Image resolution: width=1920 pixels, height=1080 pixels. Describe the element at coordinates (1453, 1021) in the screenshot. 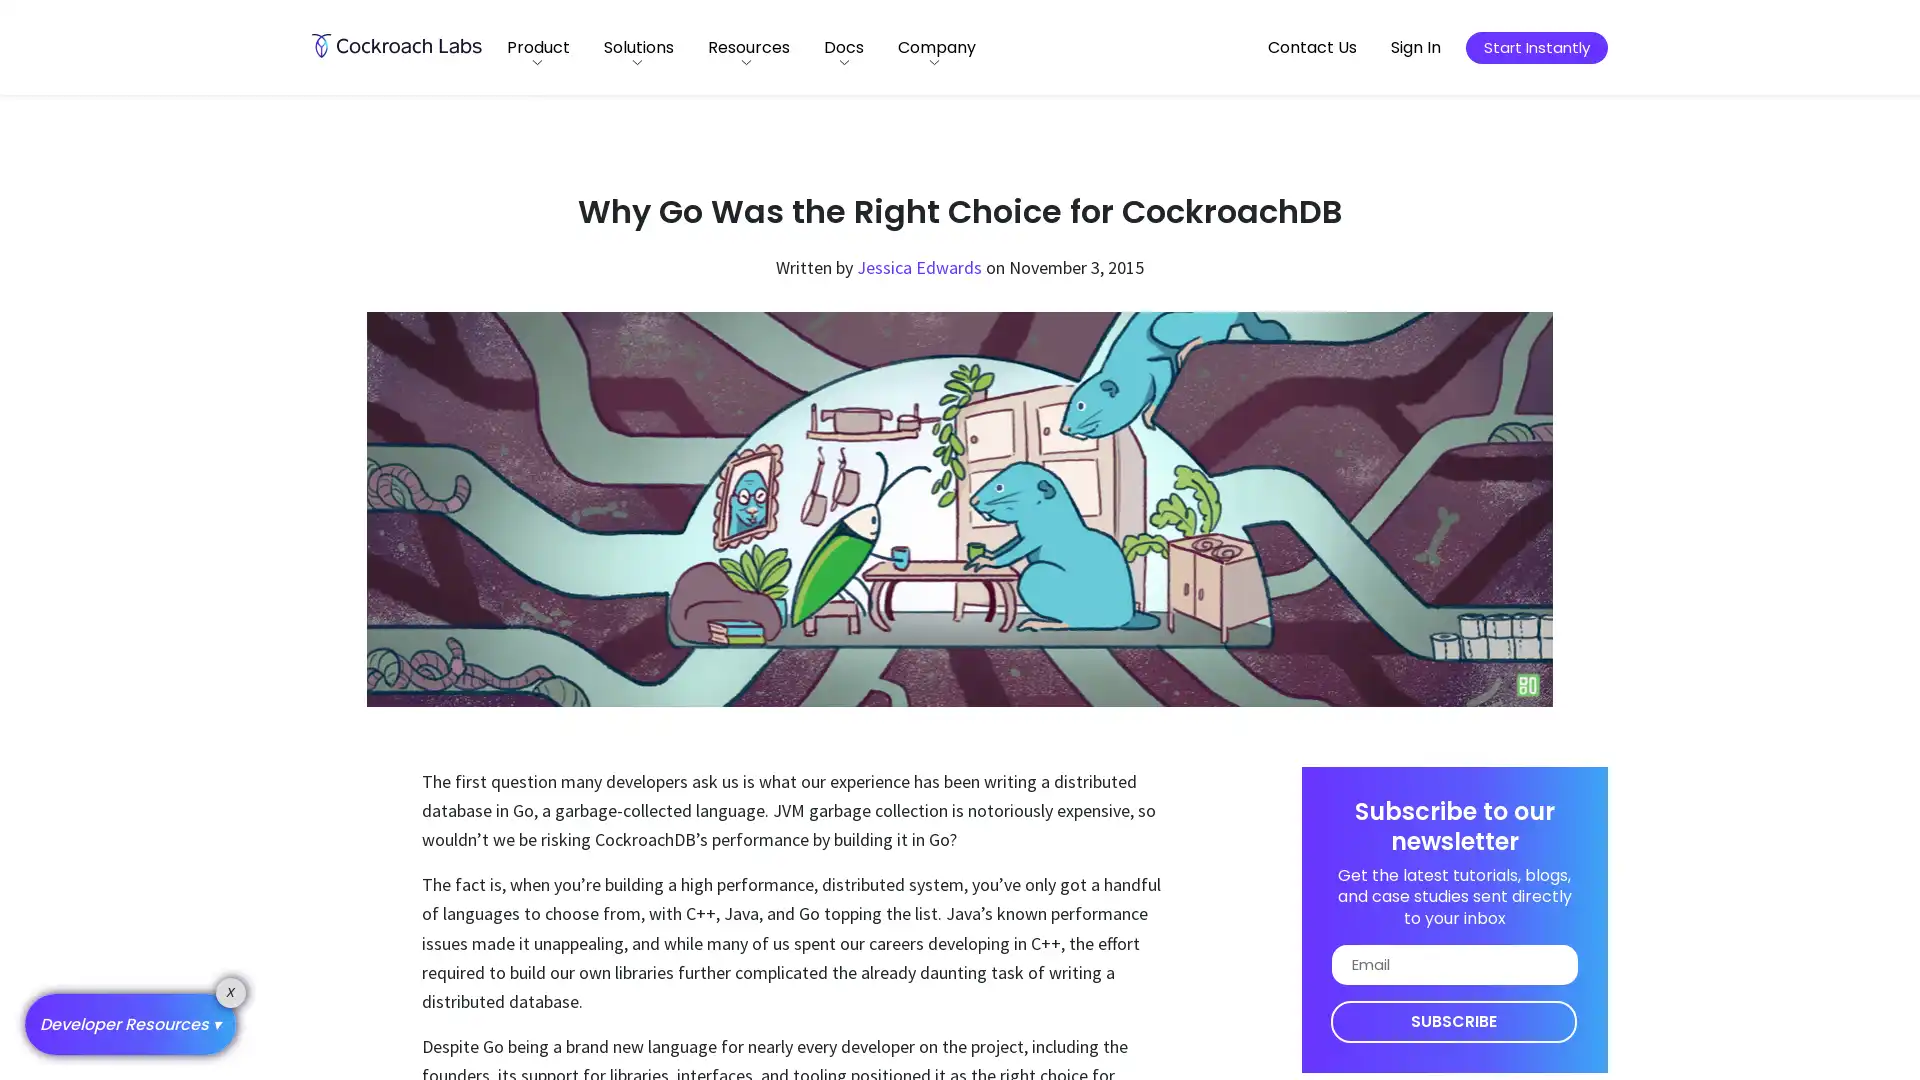

I see `SUBSCRIBE` at that location.